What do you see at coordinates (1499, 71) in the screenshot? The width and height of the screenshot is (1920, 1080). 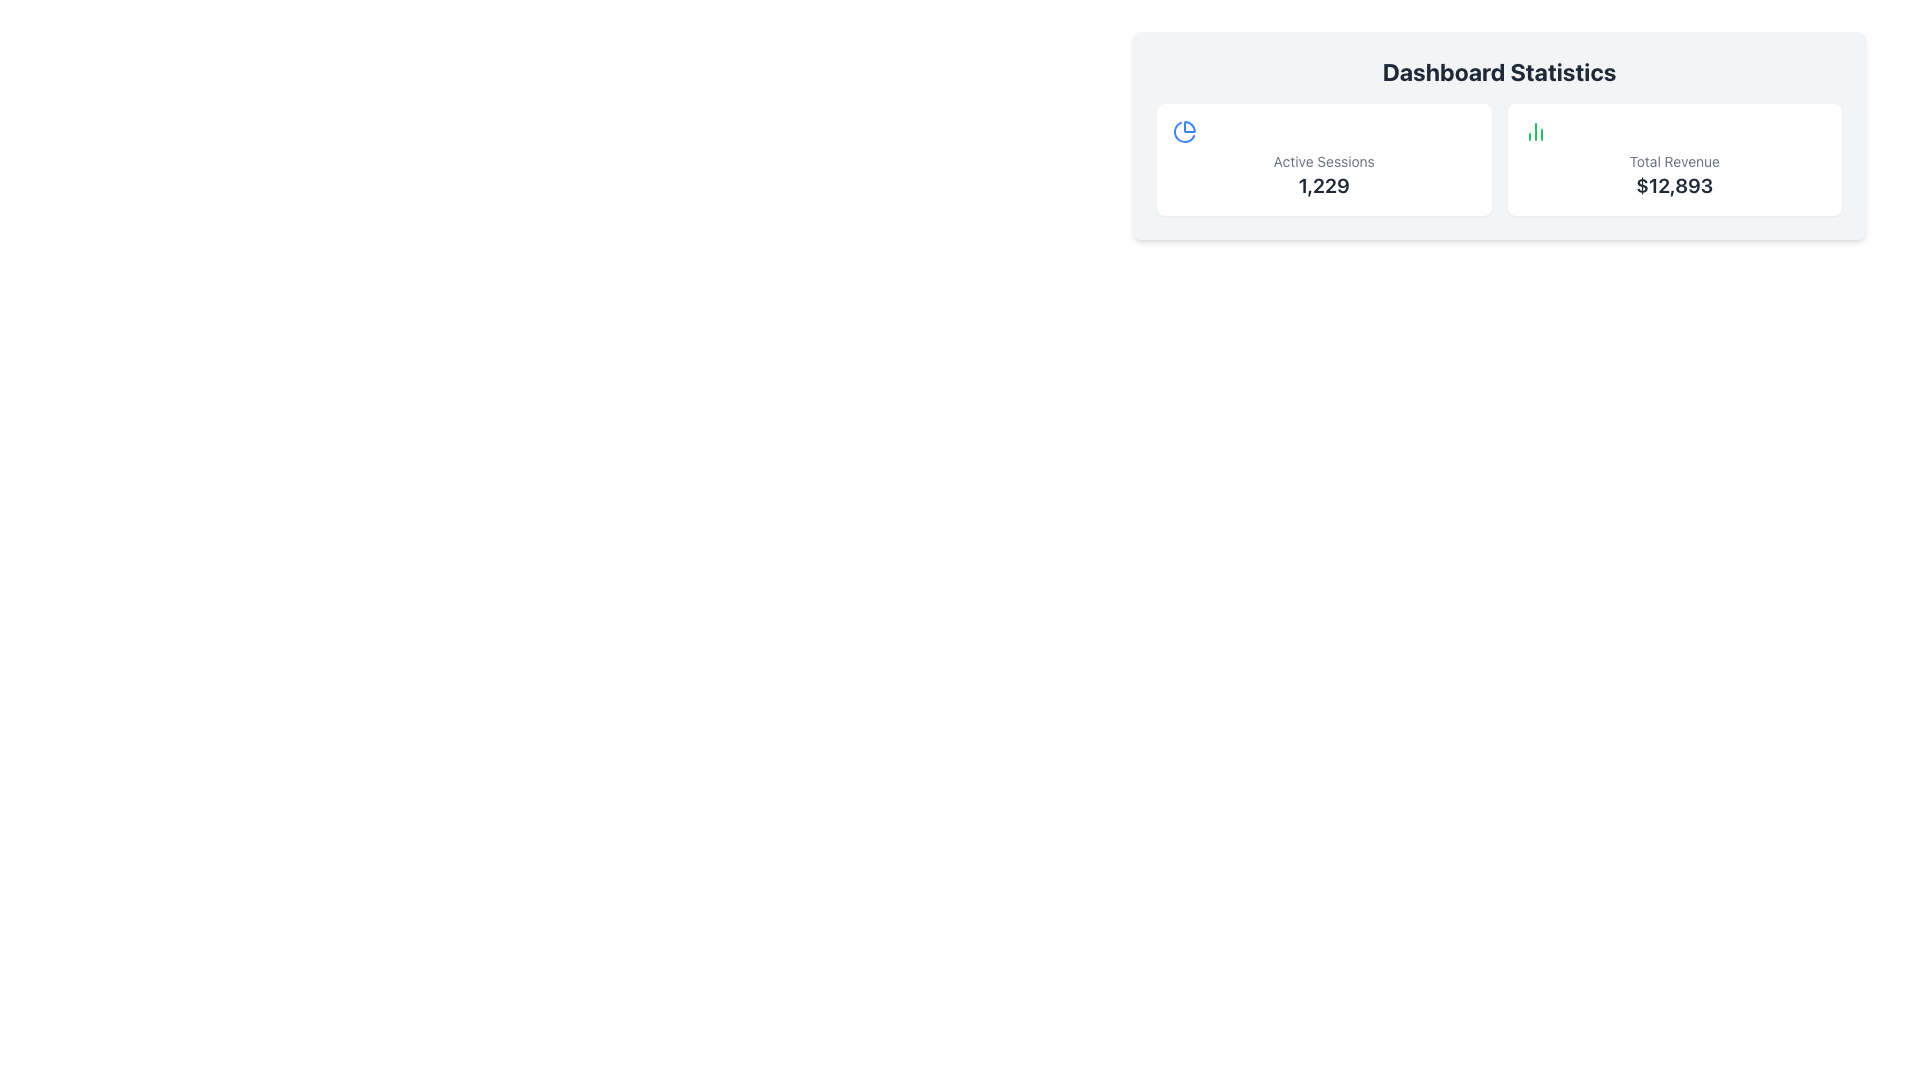 I see `'Dashboard Statistics' text header, which is a bold, large font title in grey color, centrally aligned above the statistics cards for 'Active Sessions' and 'Total Revenue'` at bounding box center [1499, 71].